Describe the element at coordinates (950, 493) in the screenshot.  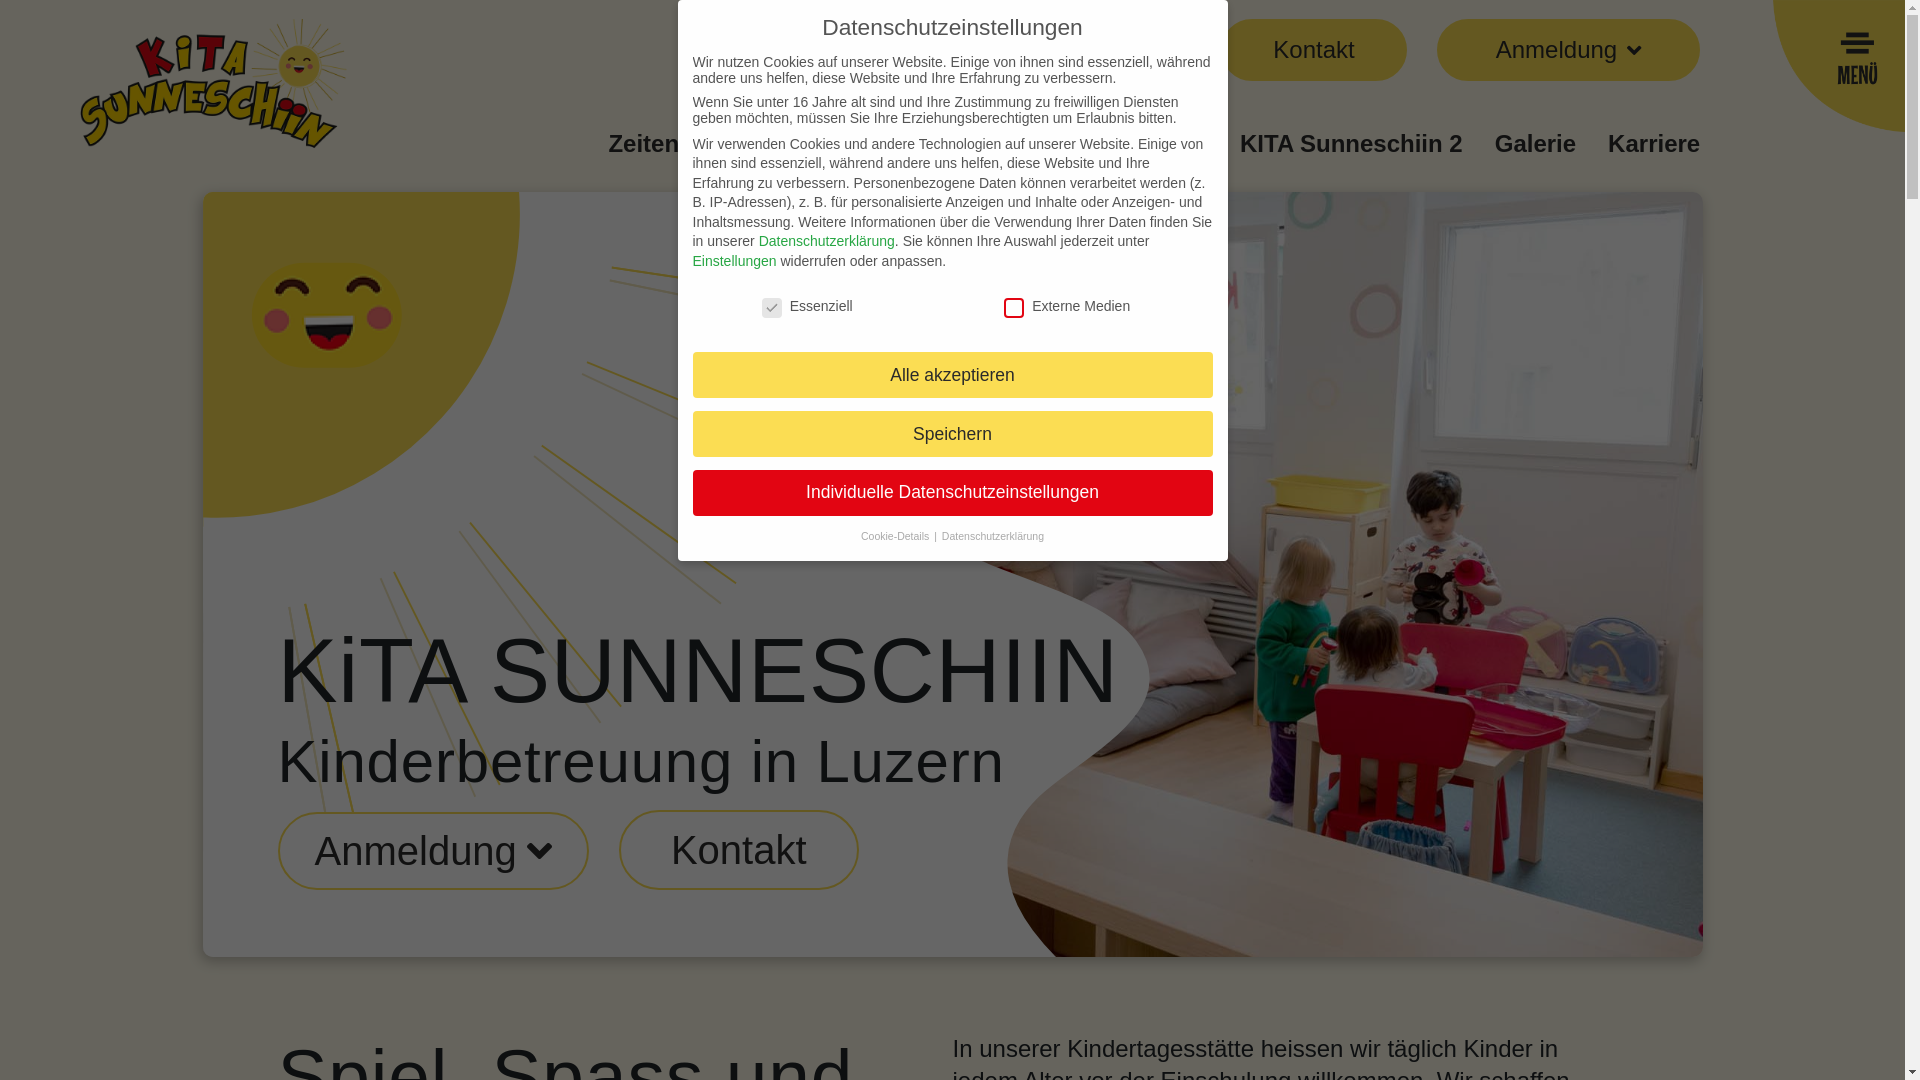
I see `'Individuelle Datenschutzeinstellungen'` at that location.